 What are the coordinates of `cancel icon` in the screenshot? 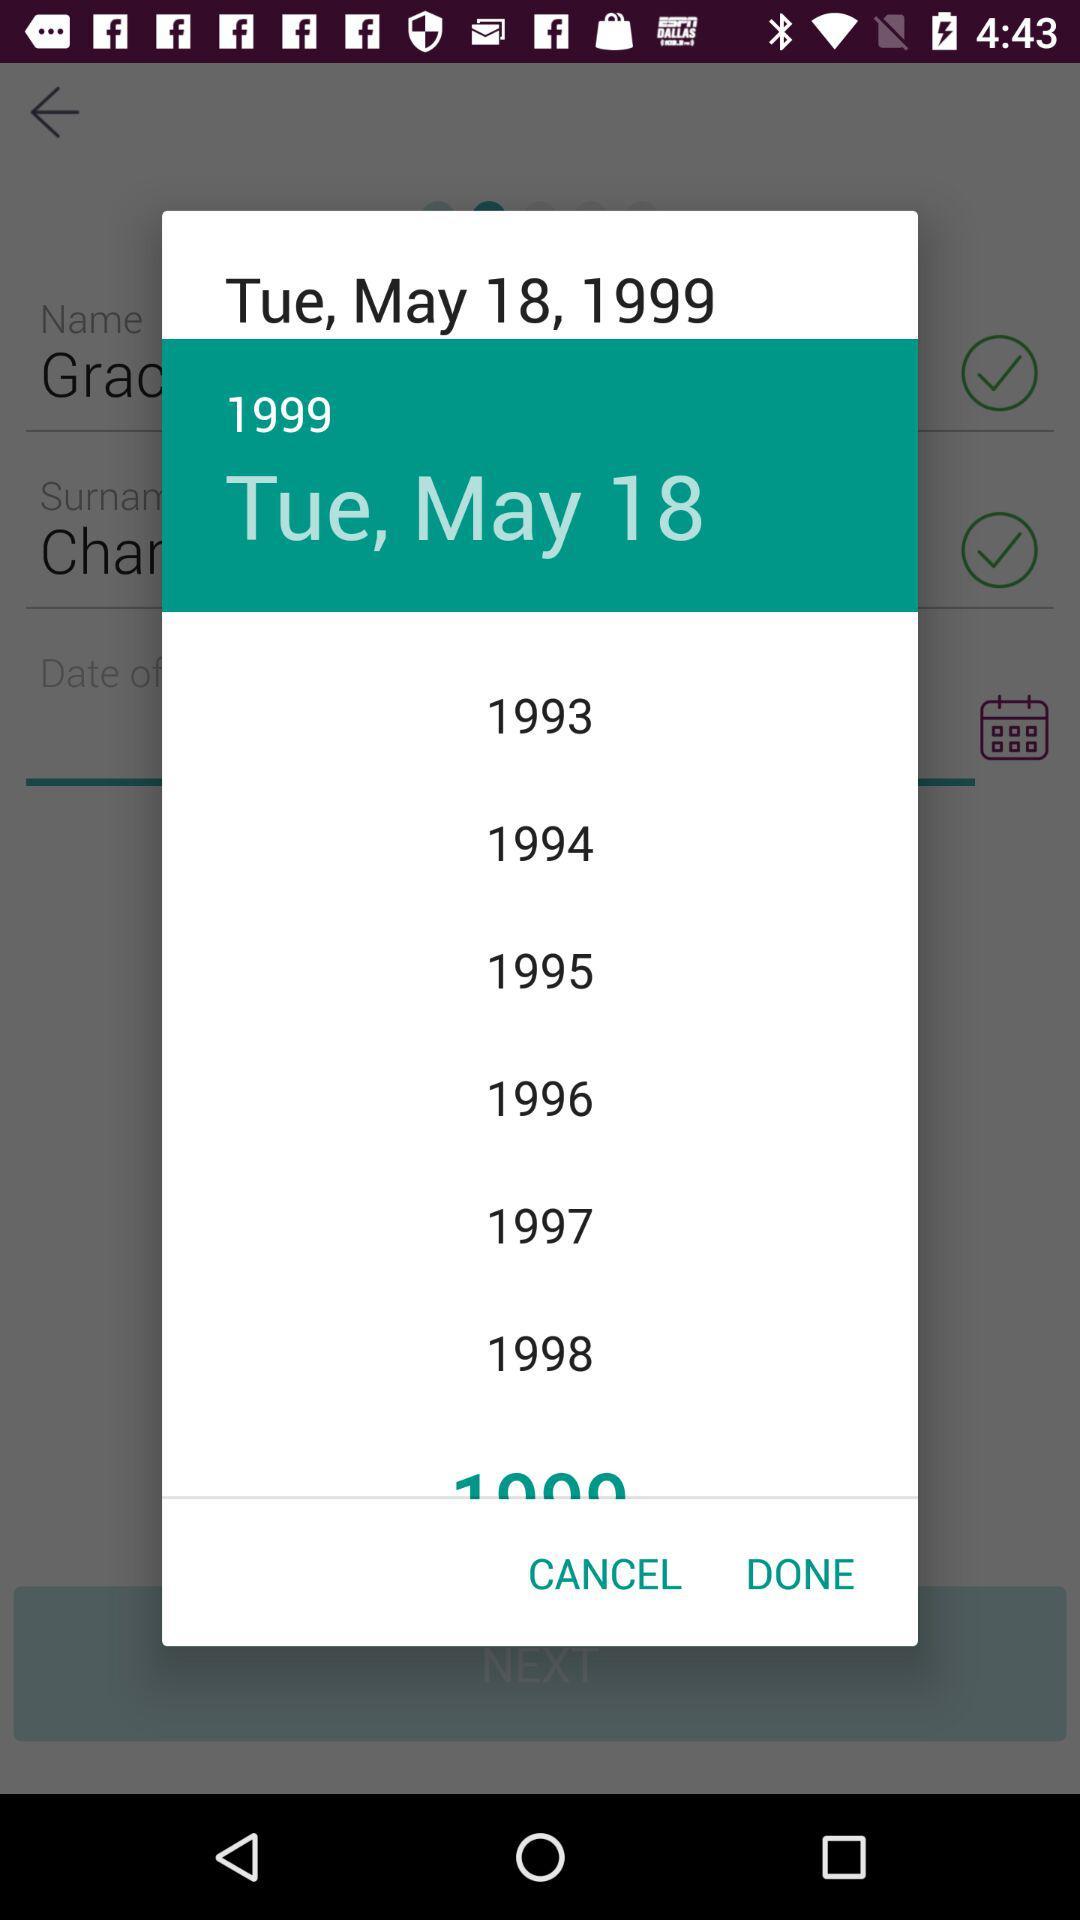 It's located at (604, 1571).